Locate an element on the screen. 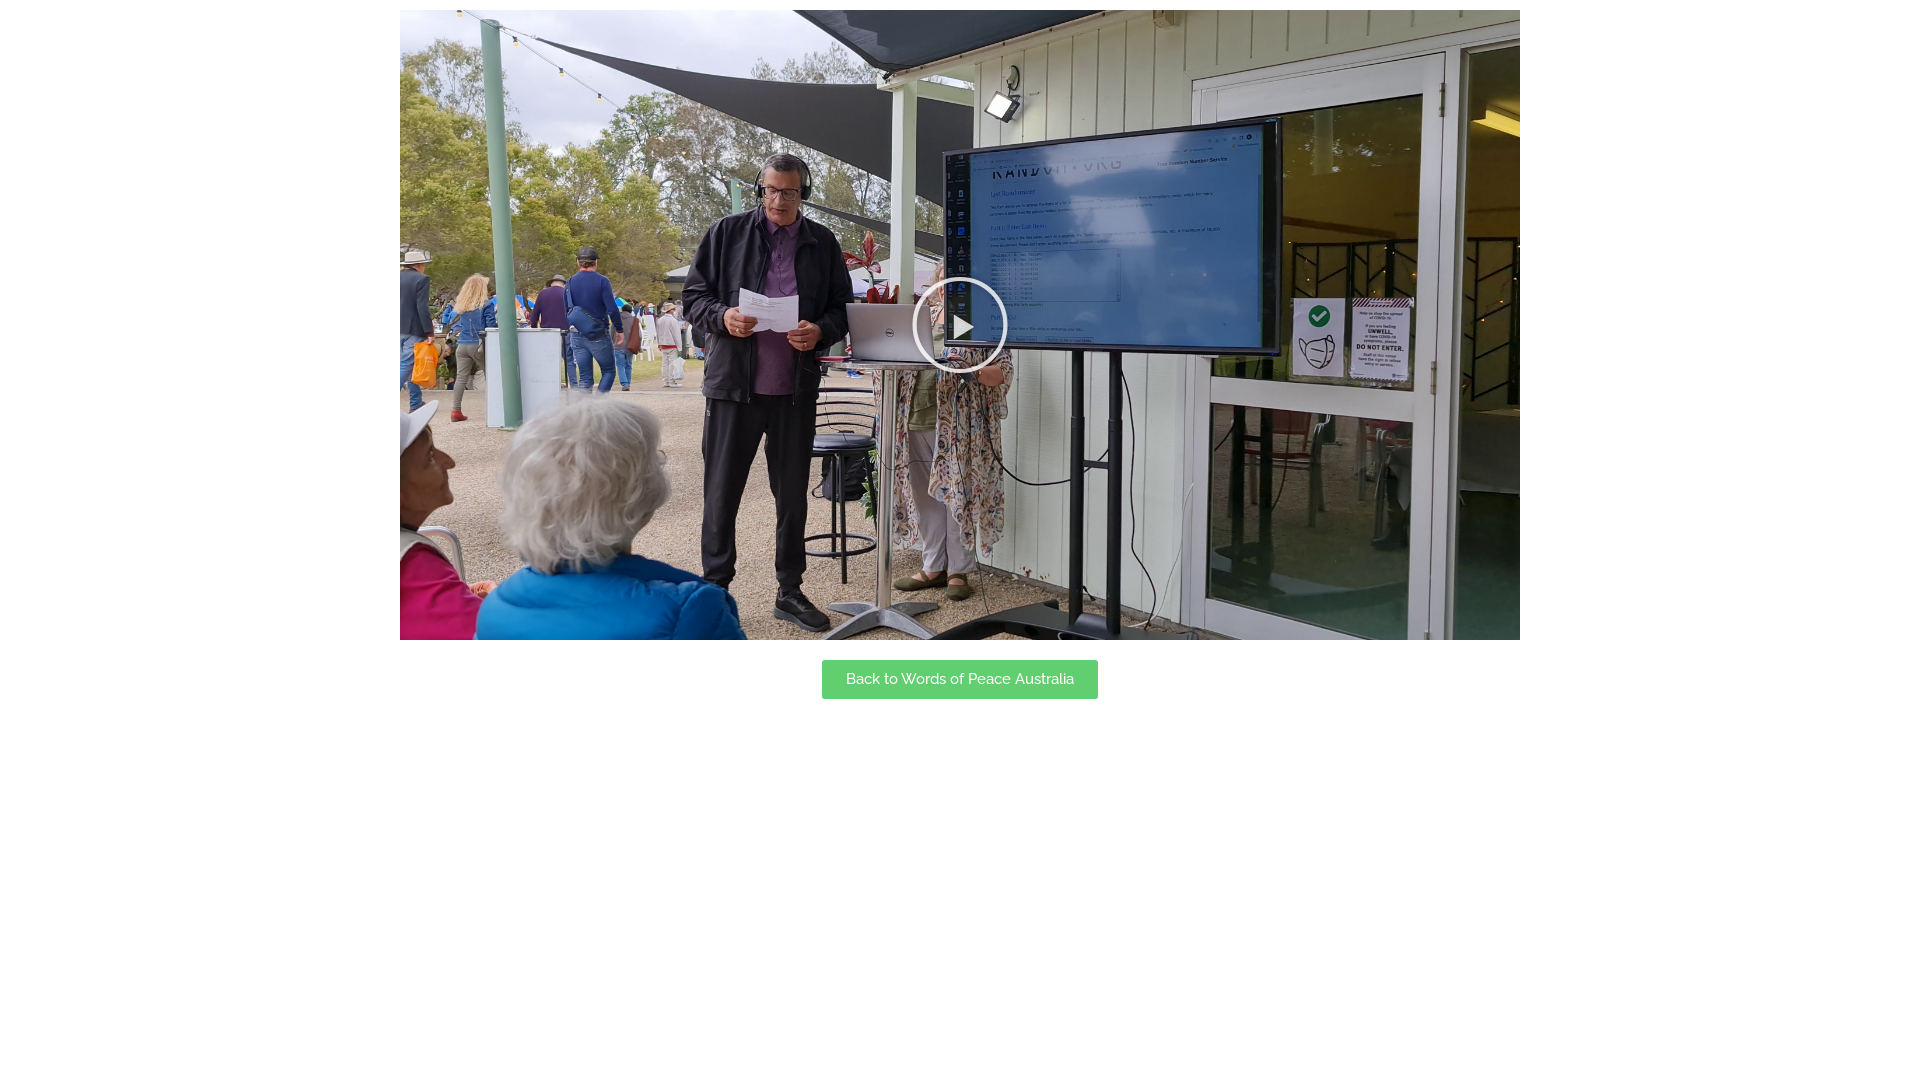 This screenshot has width=1920, height=1080. 'Back to Words of Peace Australia' is located at coordinates (821, 678).